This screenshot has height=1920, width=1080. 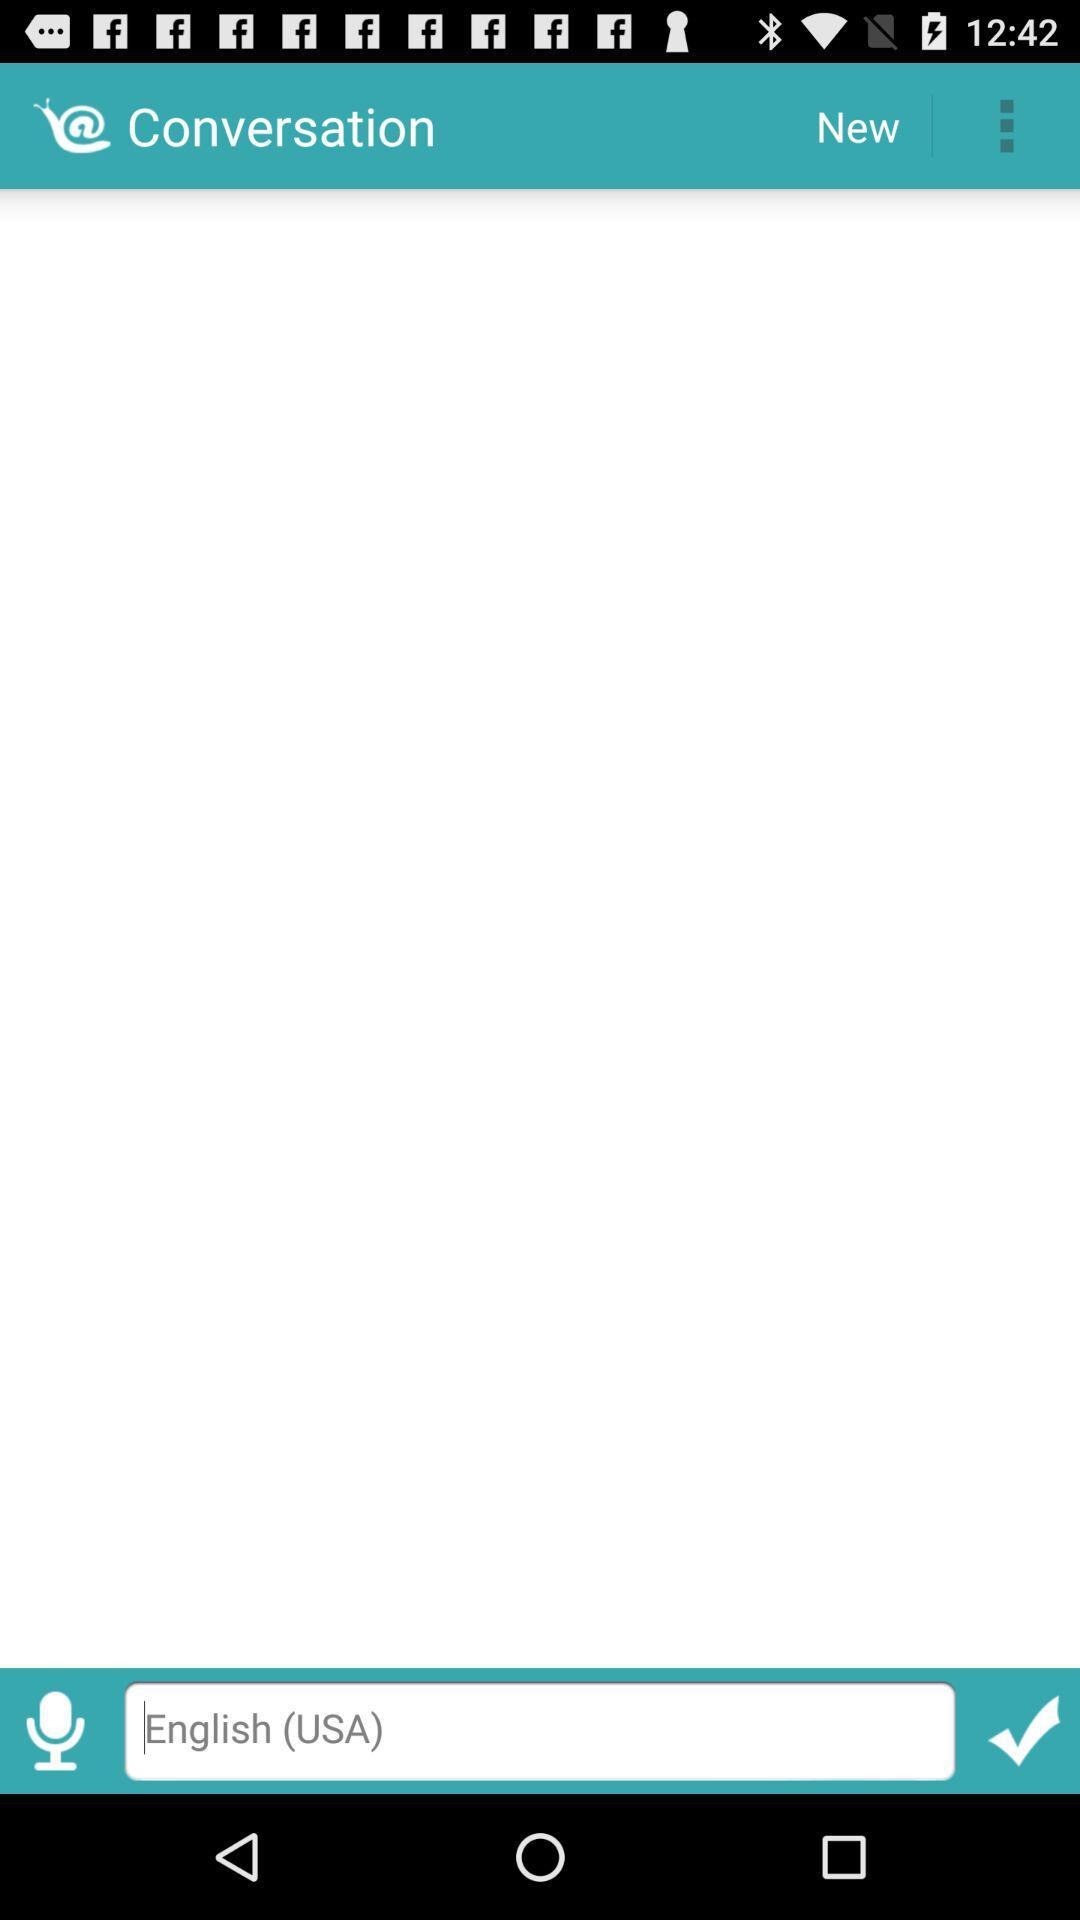 I want to click on item next to the conversation item, so click(x=856, y=124).